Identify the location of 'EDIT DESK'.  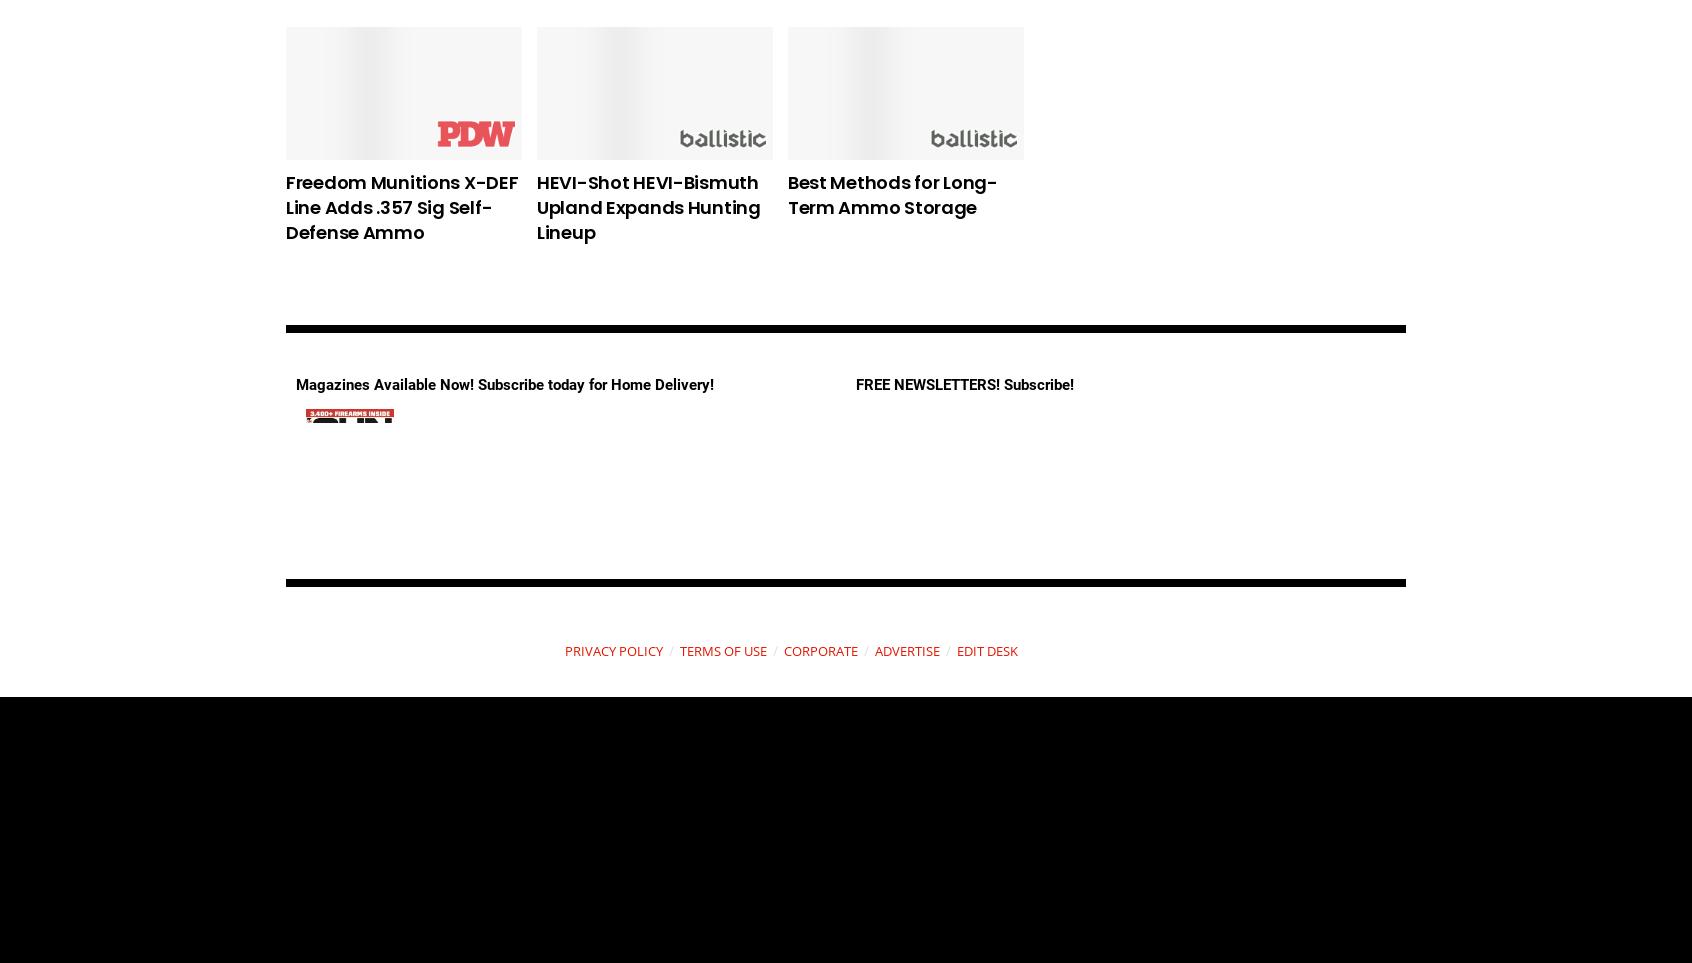
(955, 649).